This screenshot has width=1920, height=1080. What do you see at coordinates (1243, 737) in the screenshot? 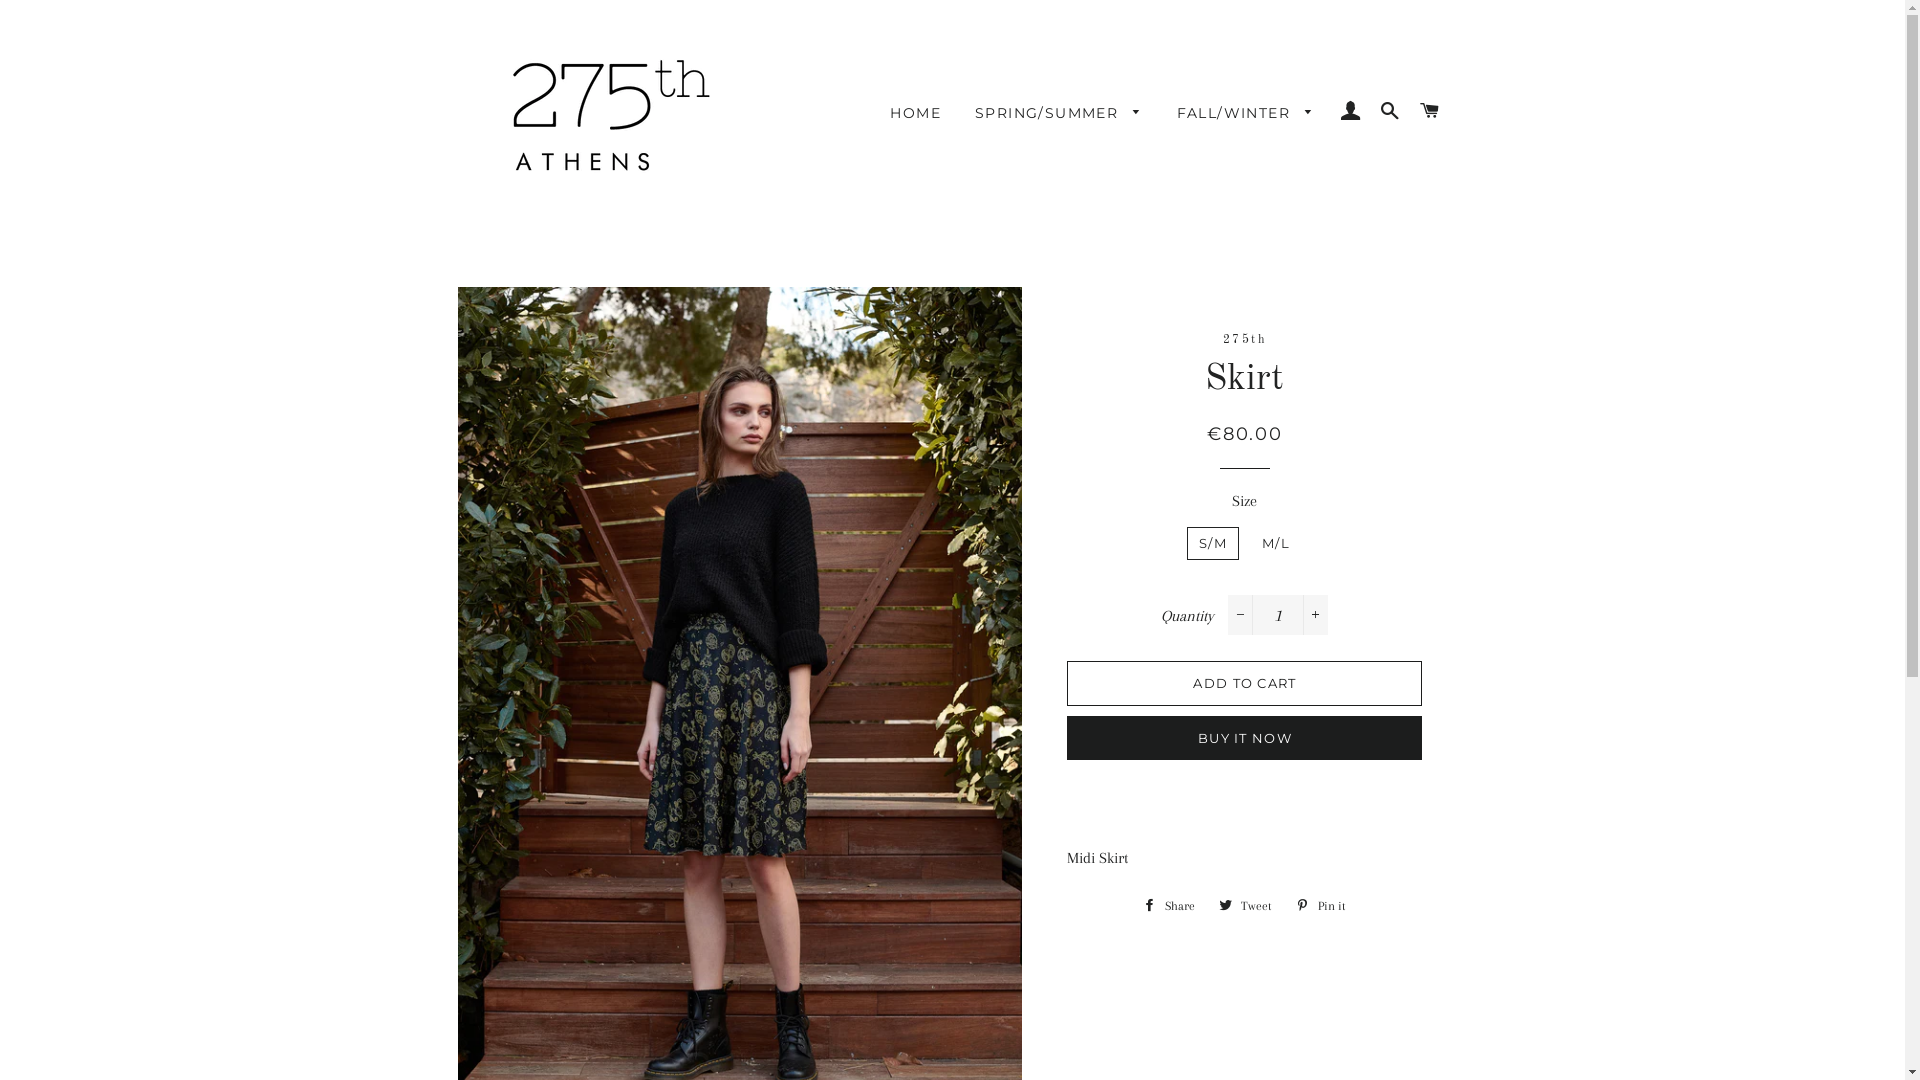
I see `'BUY IT NOW'` at bounding box center [1243, 737].